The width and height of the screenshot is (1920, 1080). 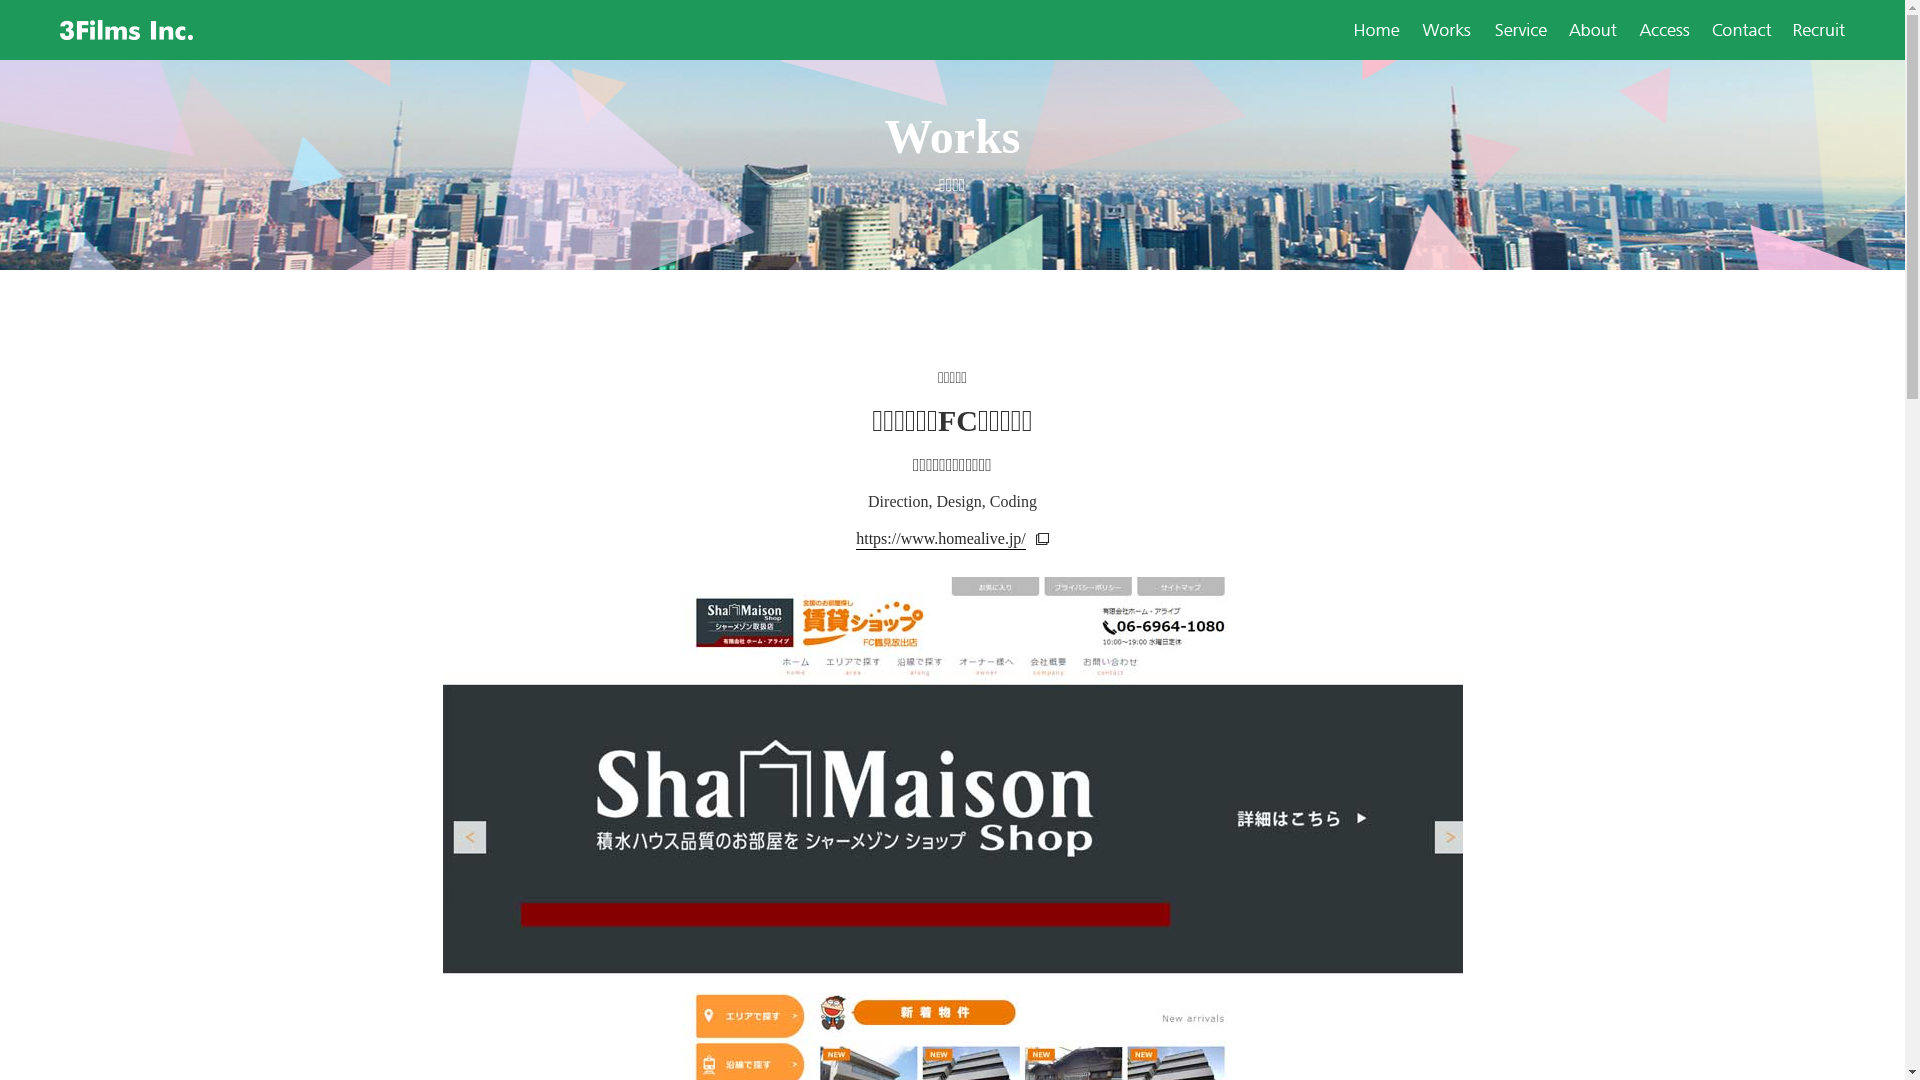 What do you see at coordinates (855, 536) in the screenshot?
I see `'https://www.homealive.jp/'` at bounding box center [855, 536].